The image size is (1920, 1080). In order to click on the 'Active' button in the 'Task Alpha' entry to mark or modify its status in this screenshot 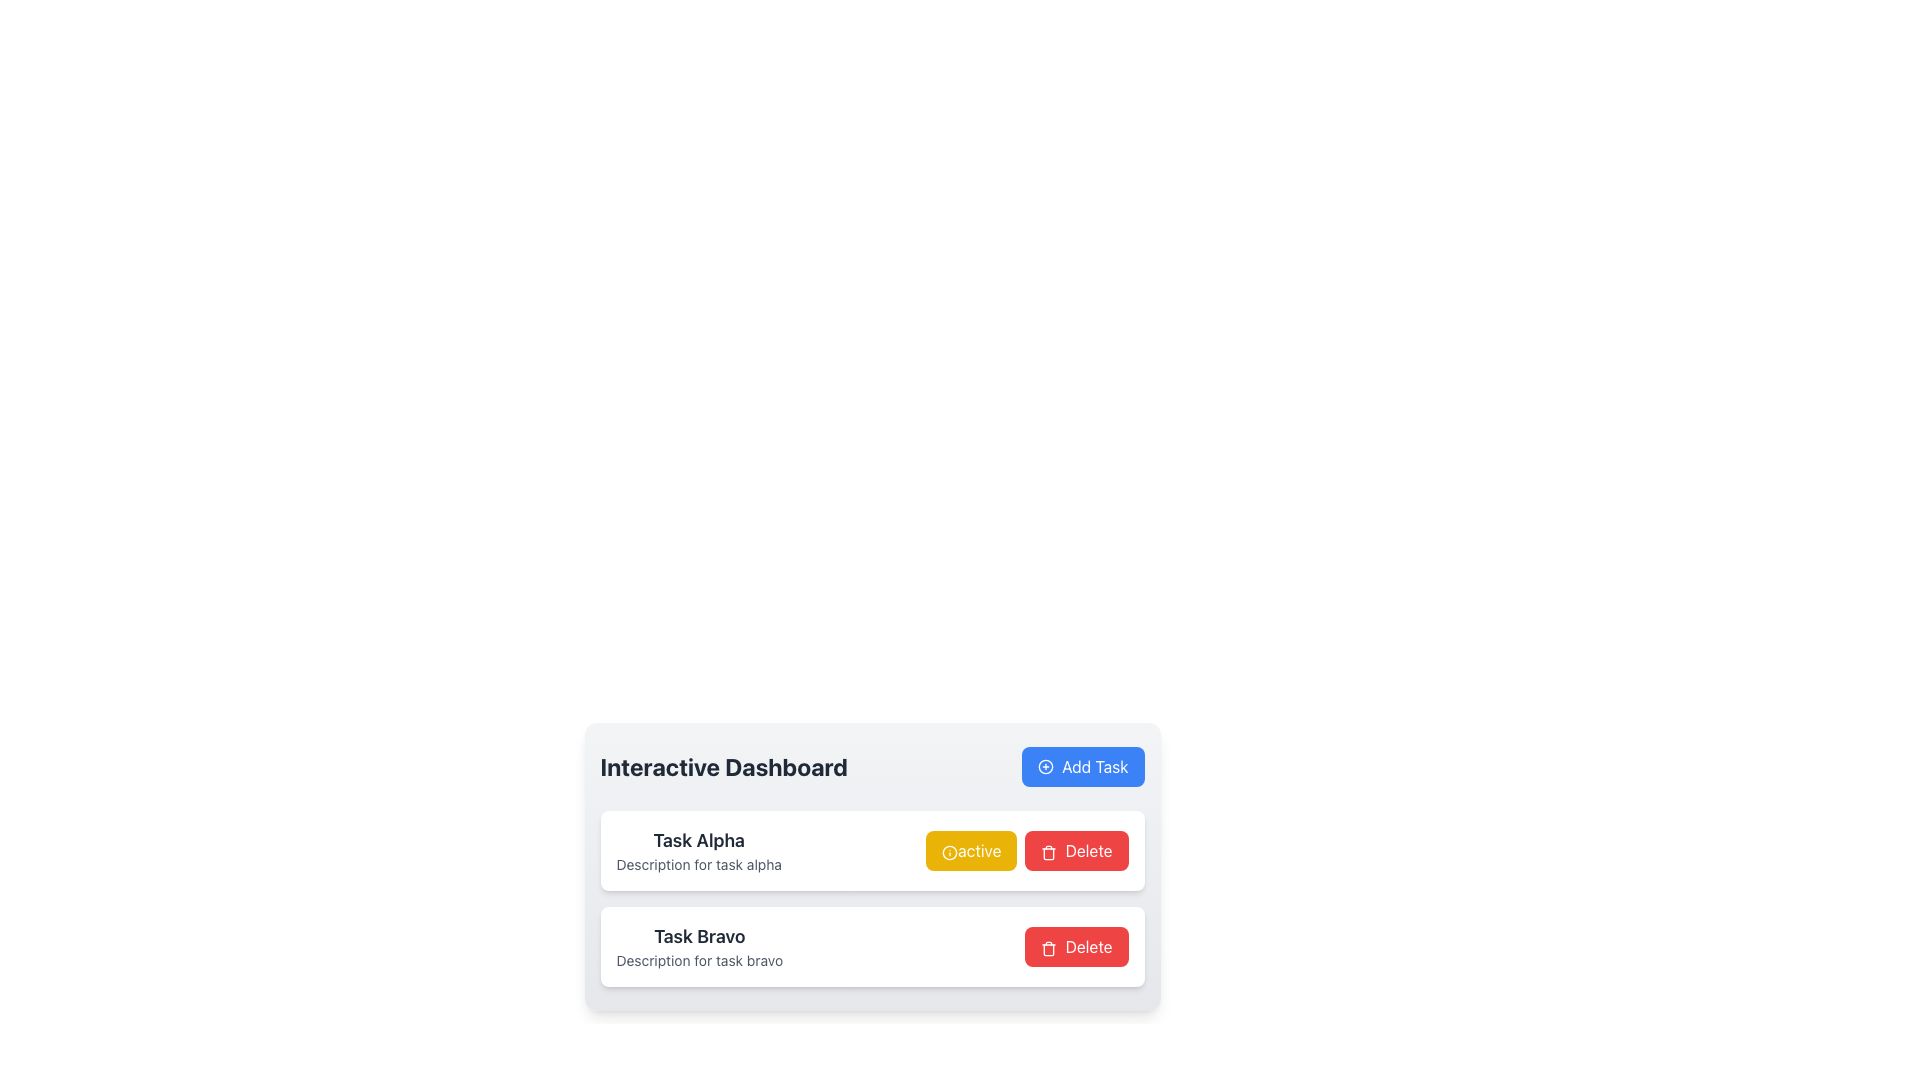, I will do `click(872, 851)`.